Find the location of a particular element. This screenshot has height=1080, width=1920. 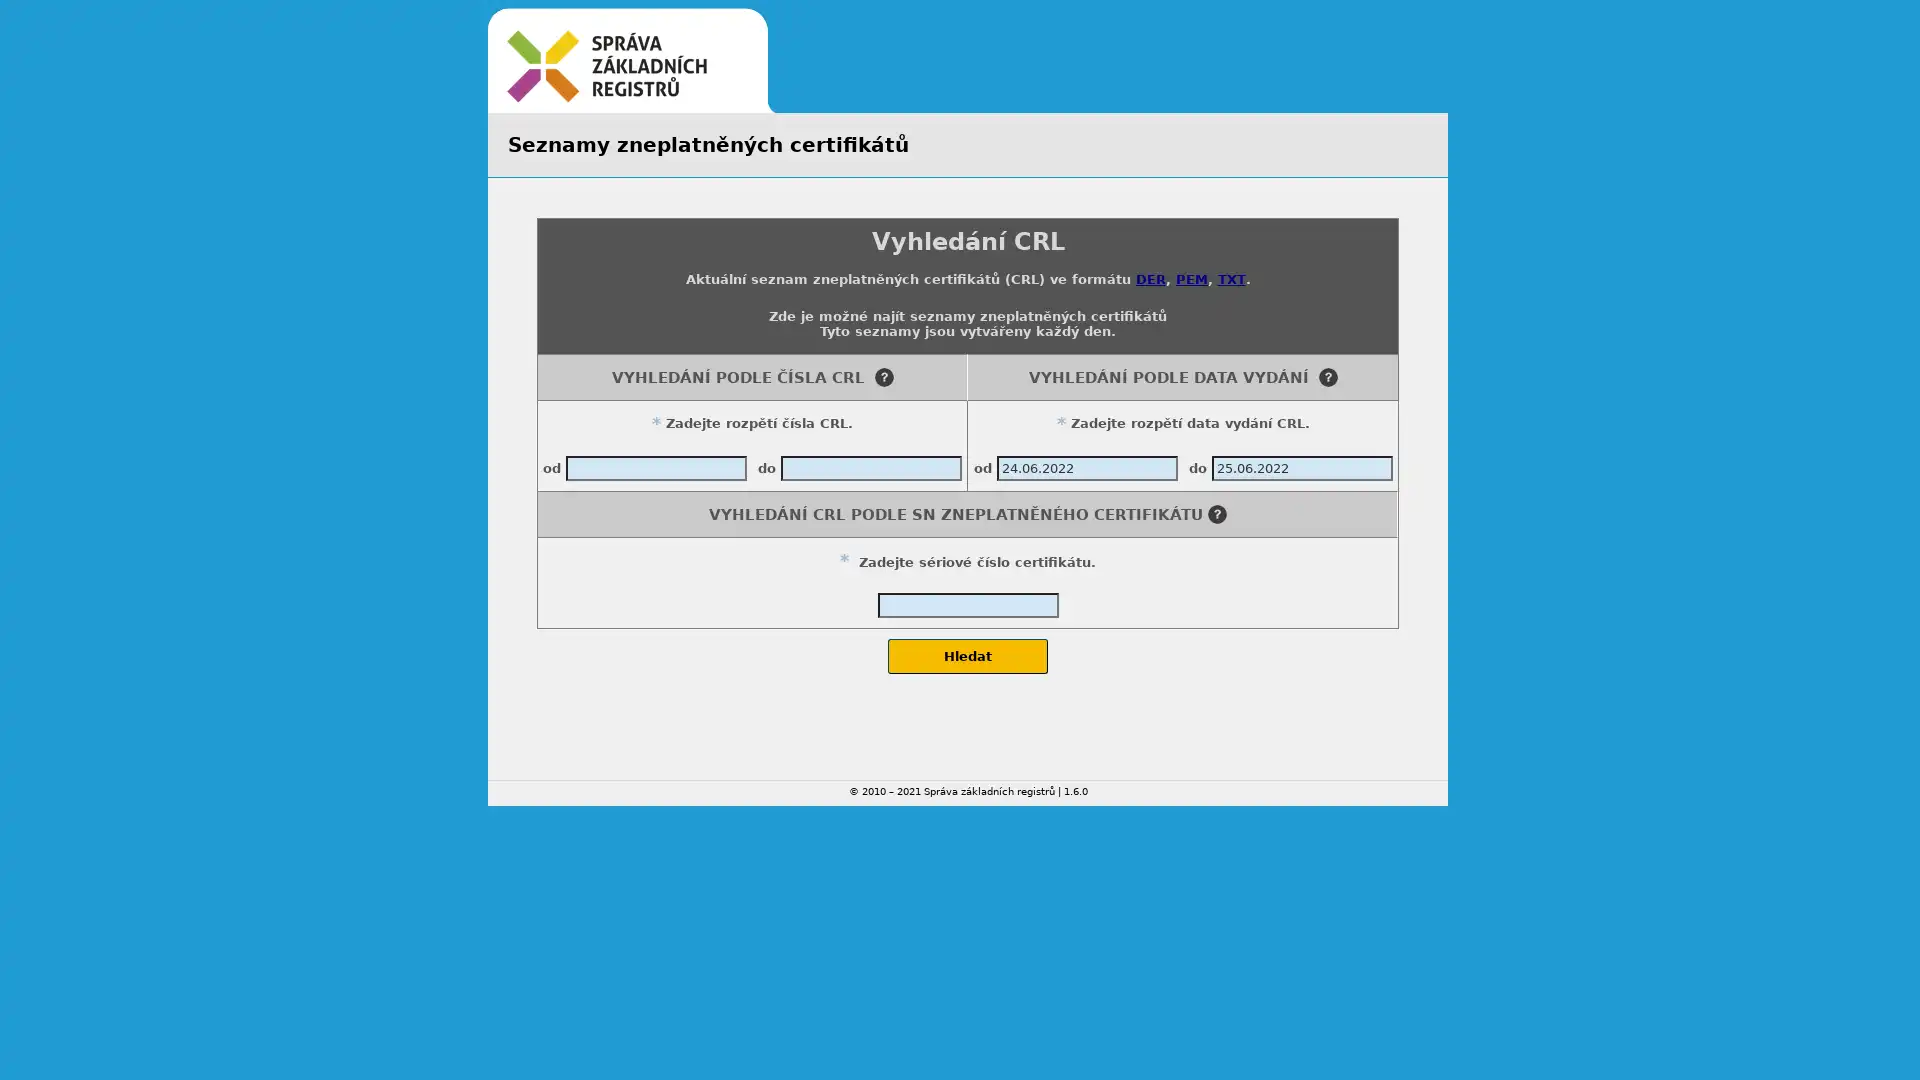

Napoveda is located at coordinates (1215, 513).